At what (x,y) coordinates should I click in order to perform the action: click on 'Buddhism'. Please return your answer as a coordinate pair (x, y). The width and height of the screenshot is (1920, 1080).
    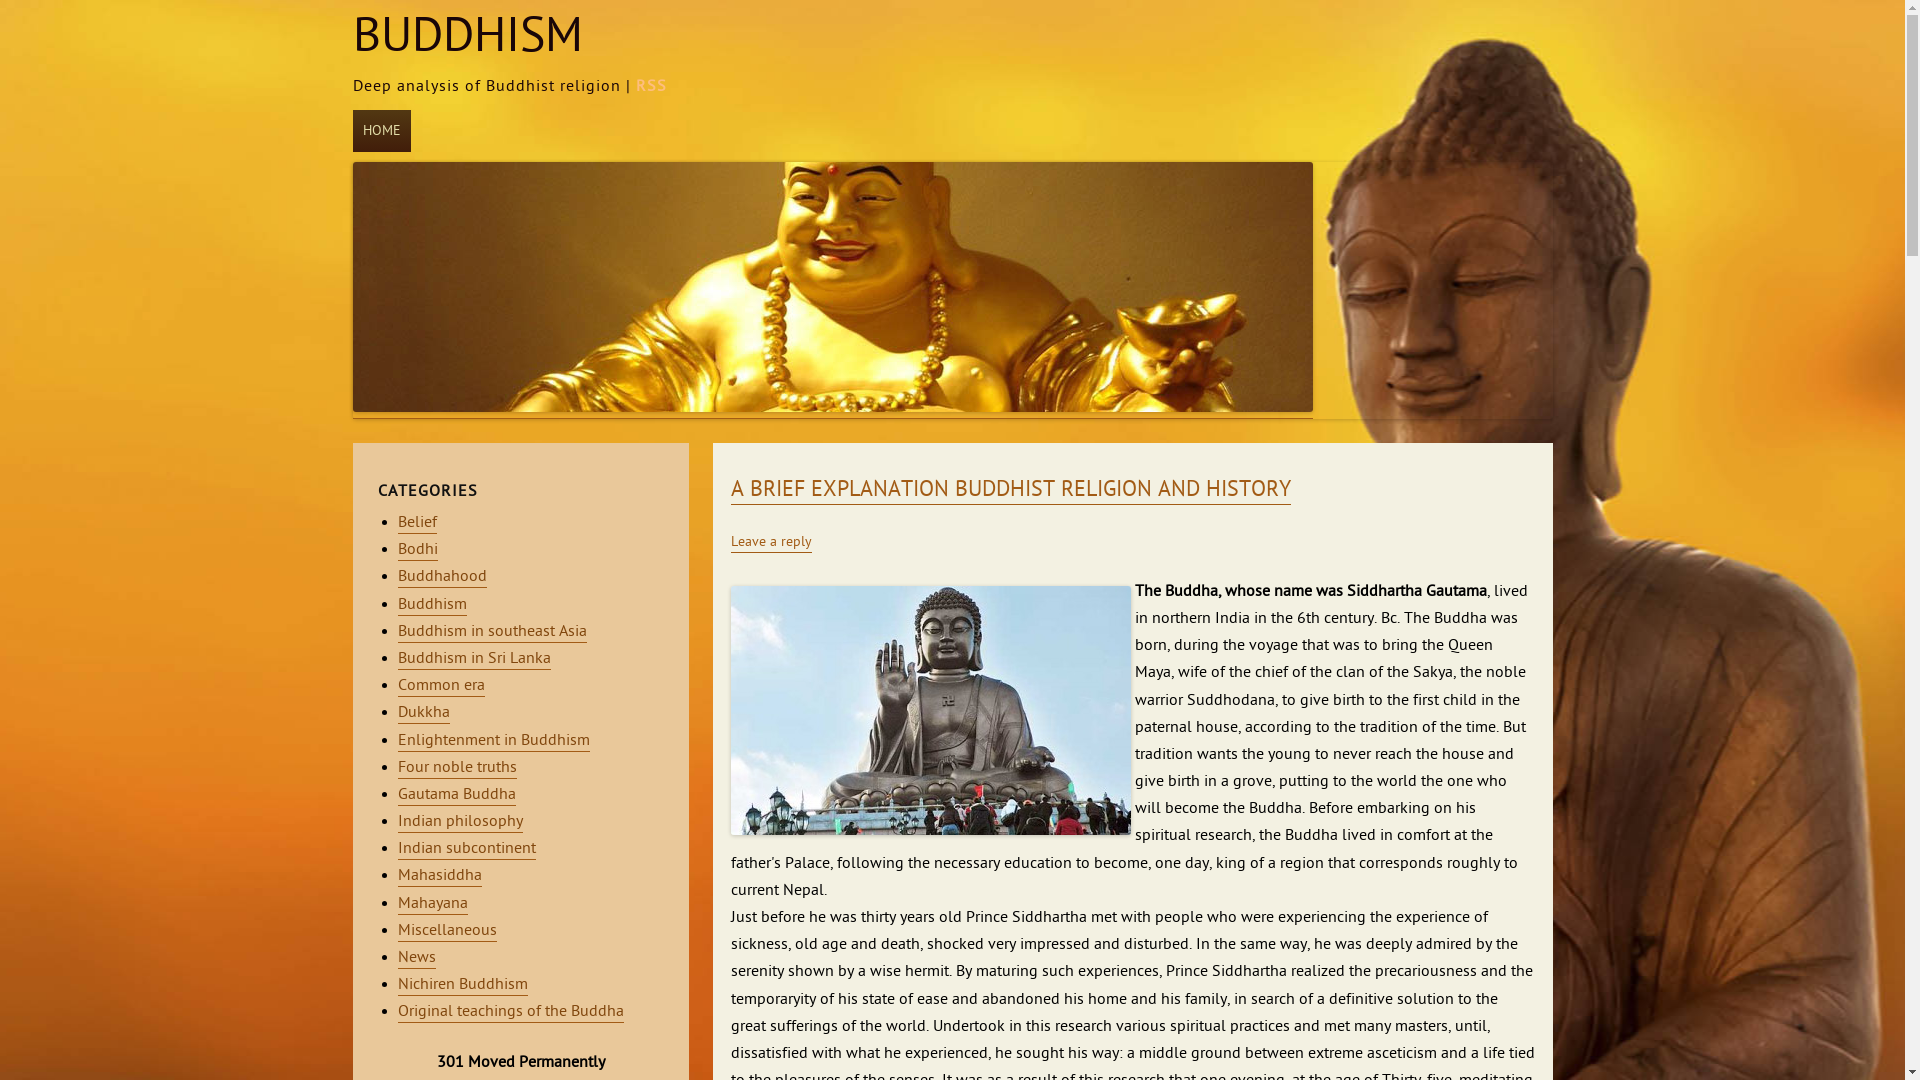
    Looking at the image, I should click on (398, 604).